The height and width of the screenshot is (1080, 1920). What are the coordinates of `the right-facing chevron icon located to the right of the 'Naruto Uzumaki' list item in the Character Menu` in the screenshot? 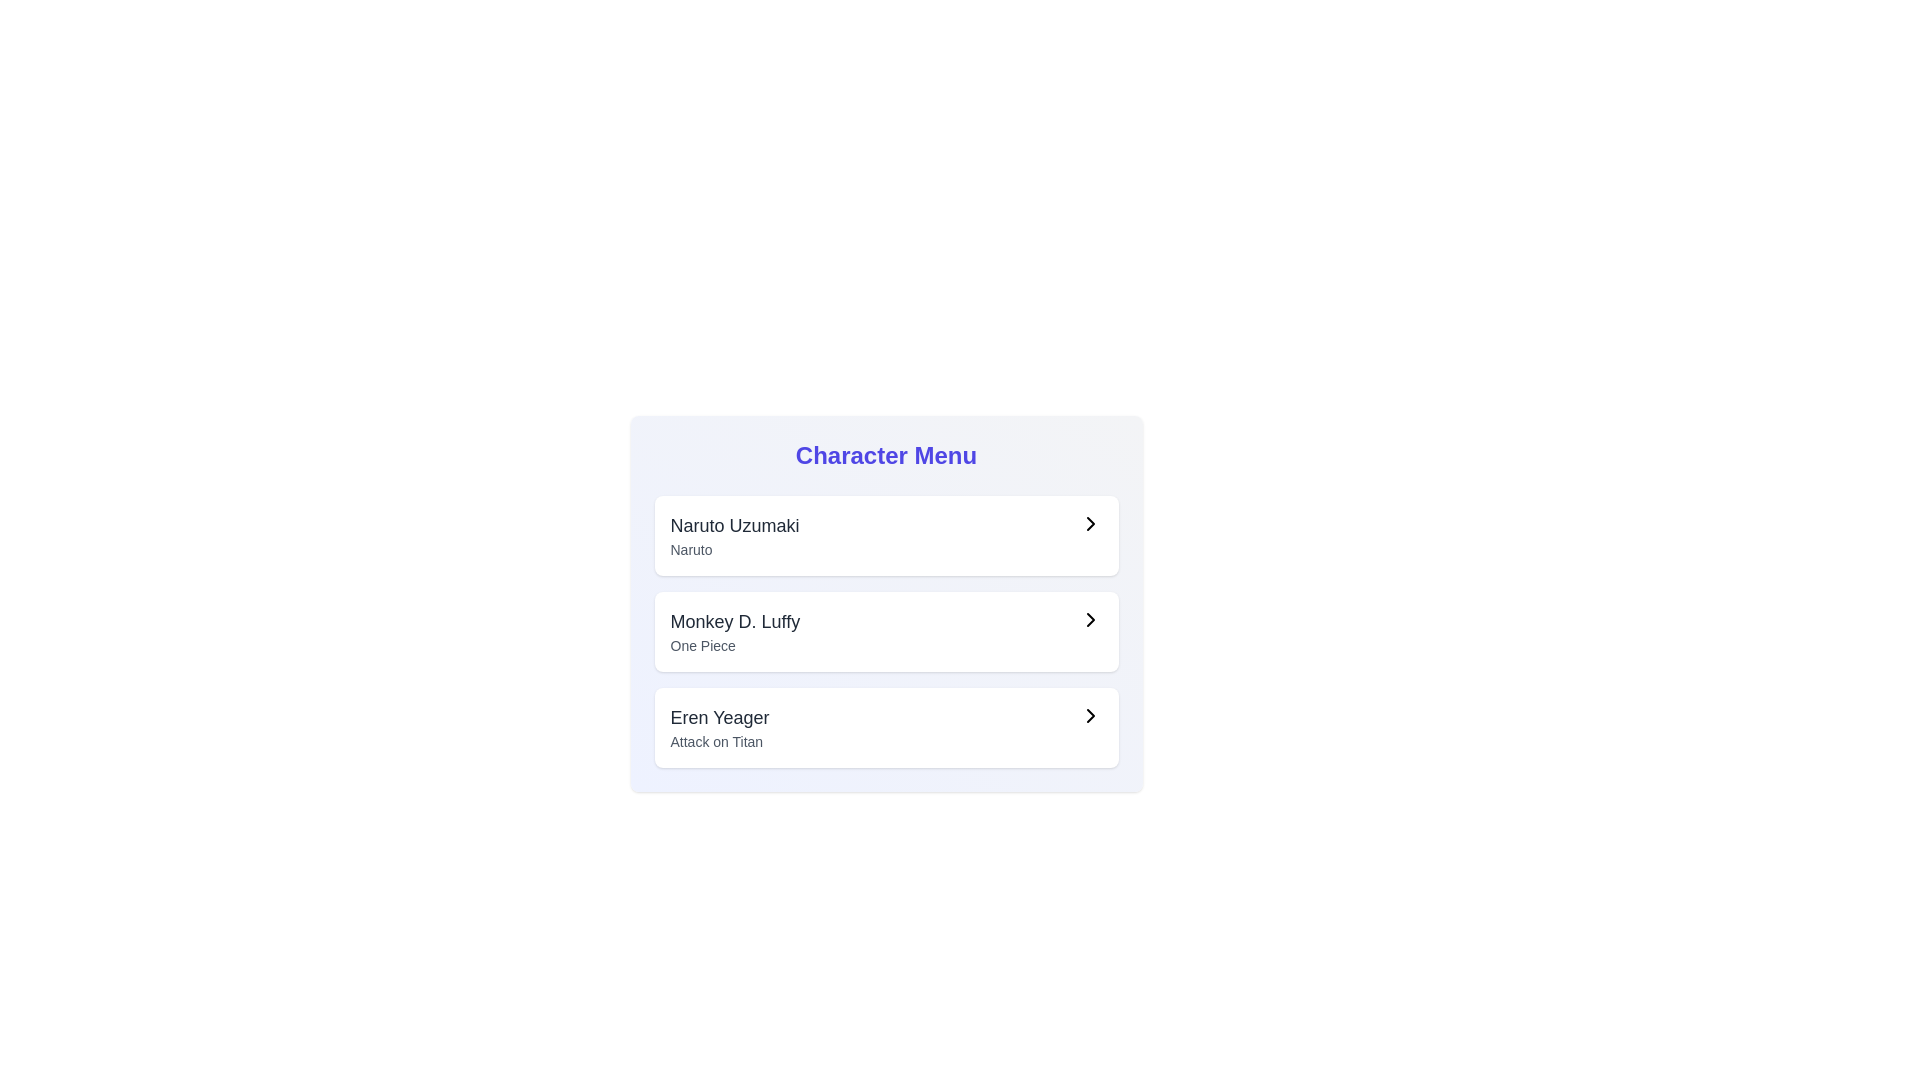 It's located at (1089, 523).